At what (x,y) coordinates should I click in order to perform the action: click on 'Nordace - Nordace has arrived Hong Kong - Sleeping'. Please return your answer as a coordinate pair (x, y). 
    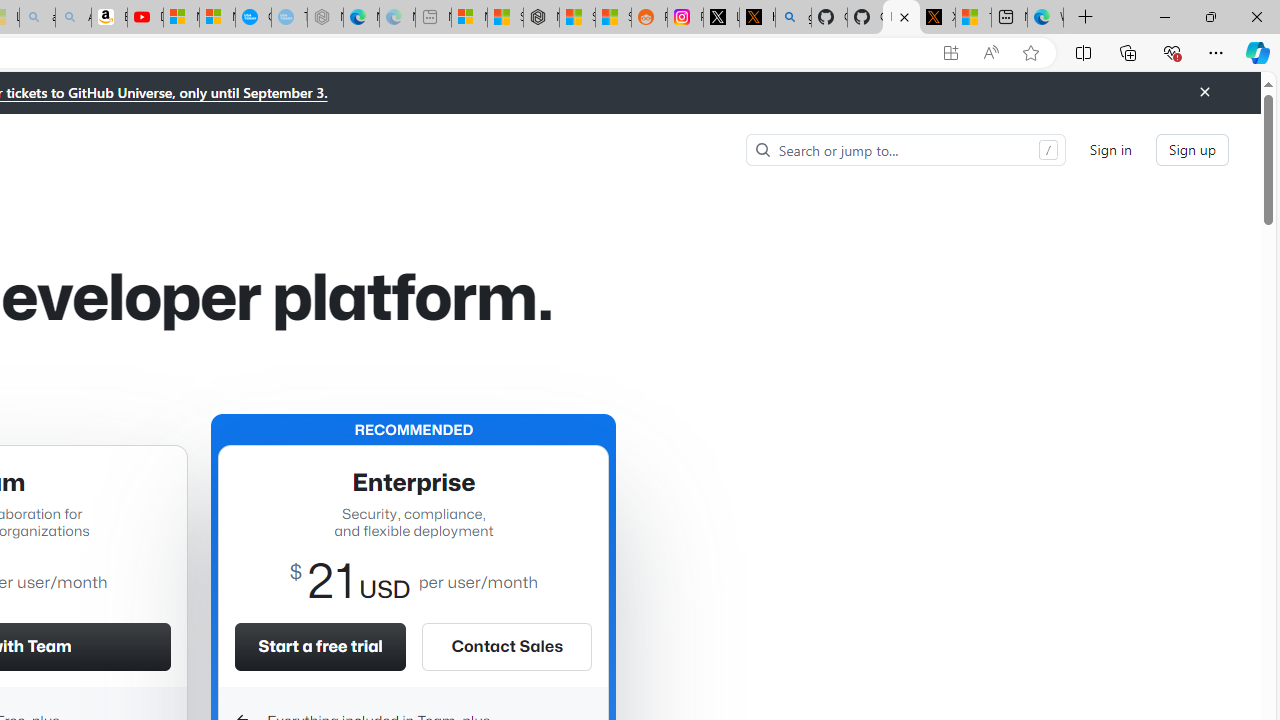
    Looking at the image, I should click on (325, 17).